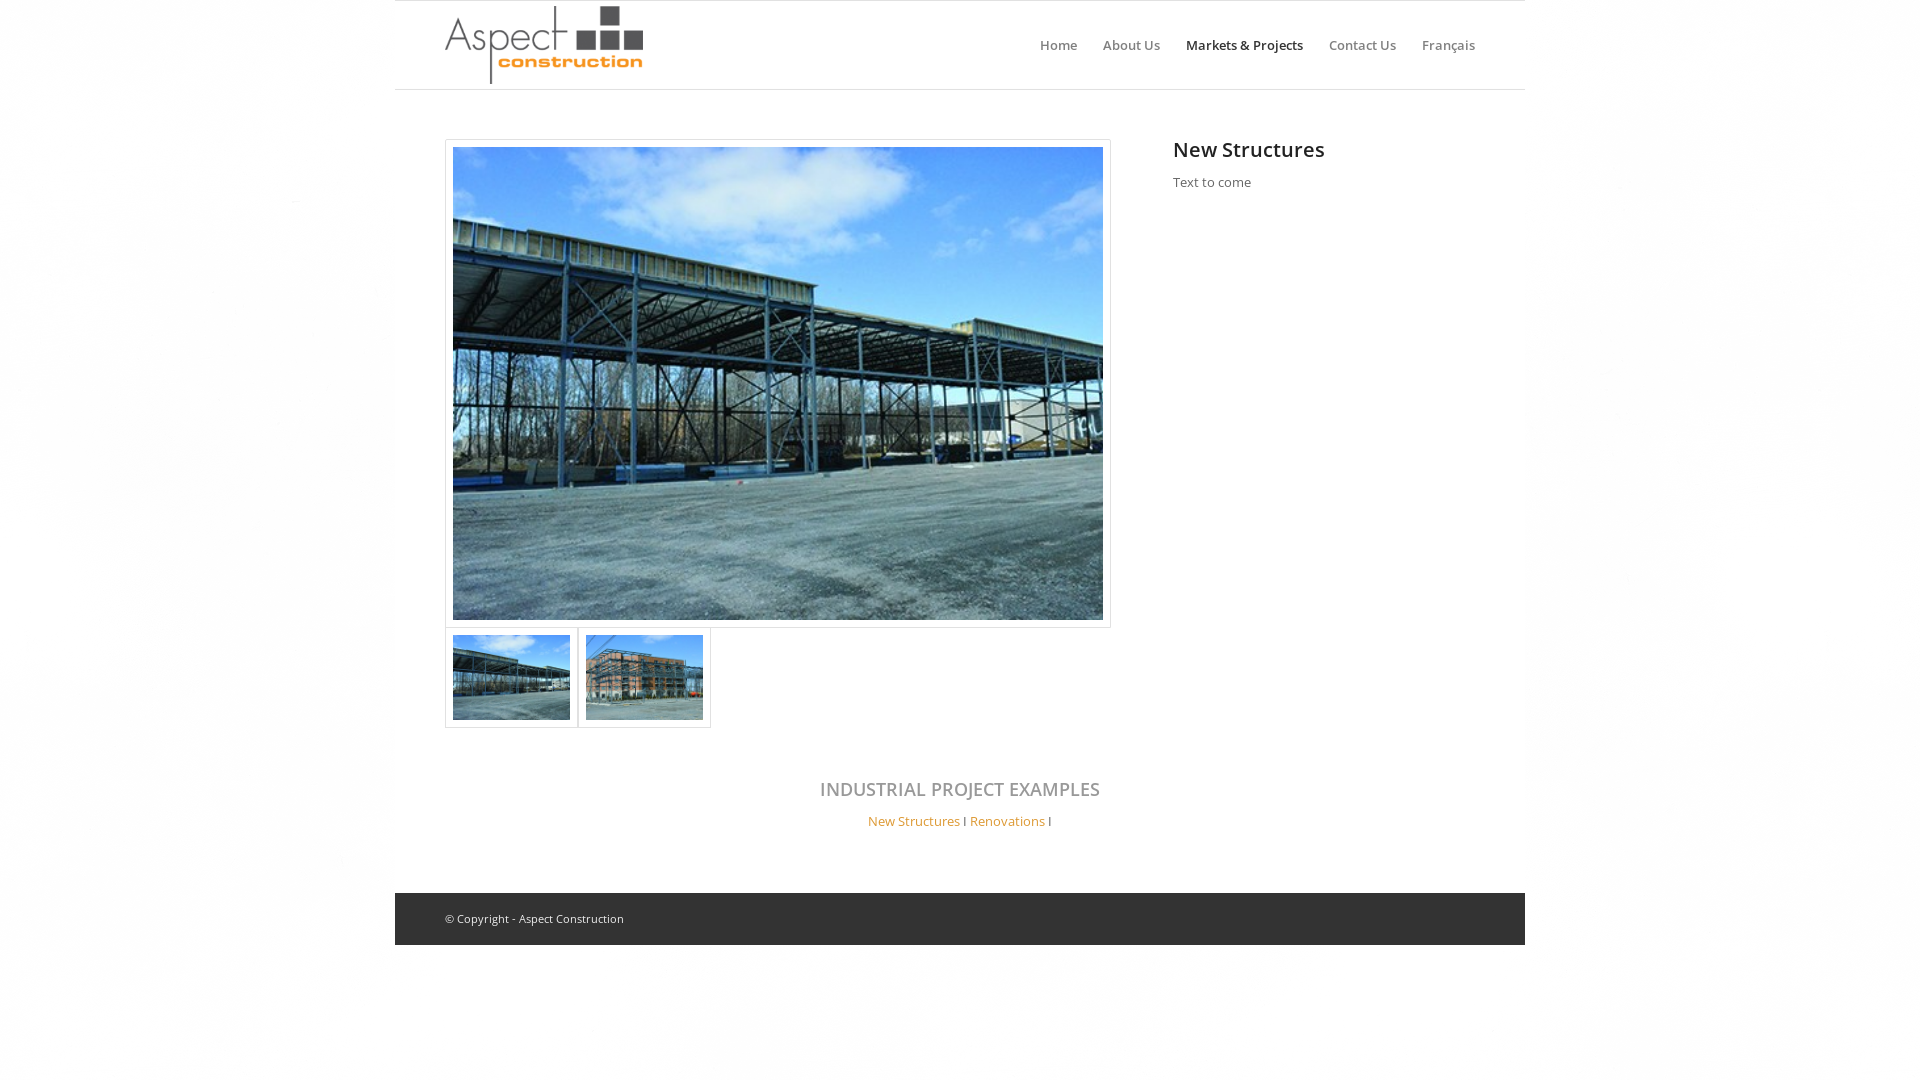  What do you see at coordinates (1131, 45) in the screenshot?
I see `'About Us'` at bounding box center [1131, 45].